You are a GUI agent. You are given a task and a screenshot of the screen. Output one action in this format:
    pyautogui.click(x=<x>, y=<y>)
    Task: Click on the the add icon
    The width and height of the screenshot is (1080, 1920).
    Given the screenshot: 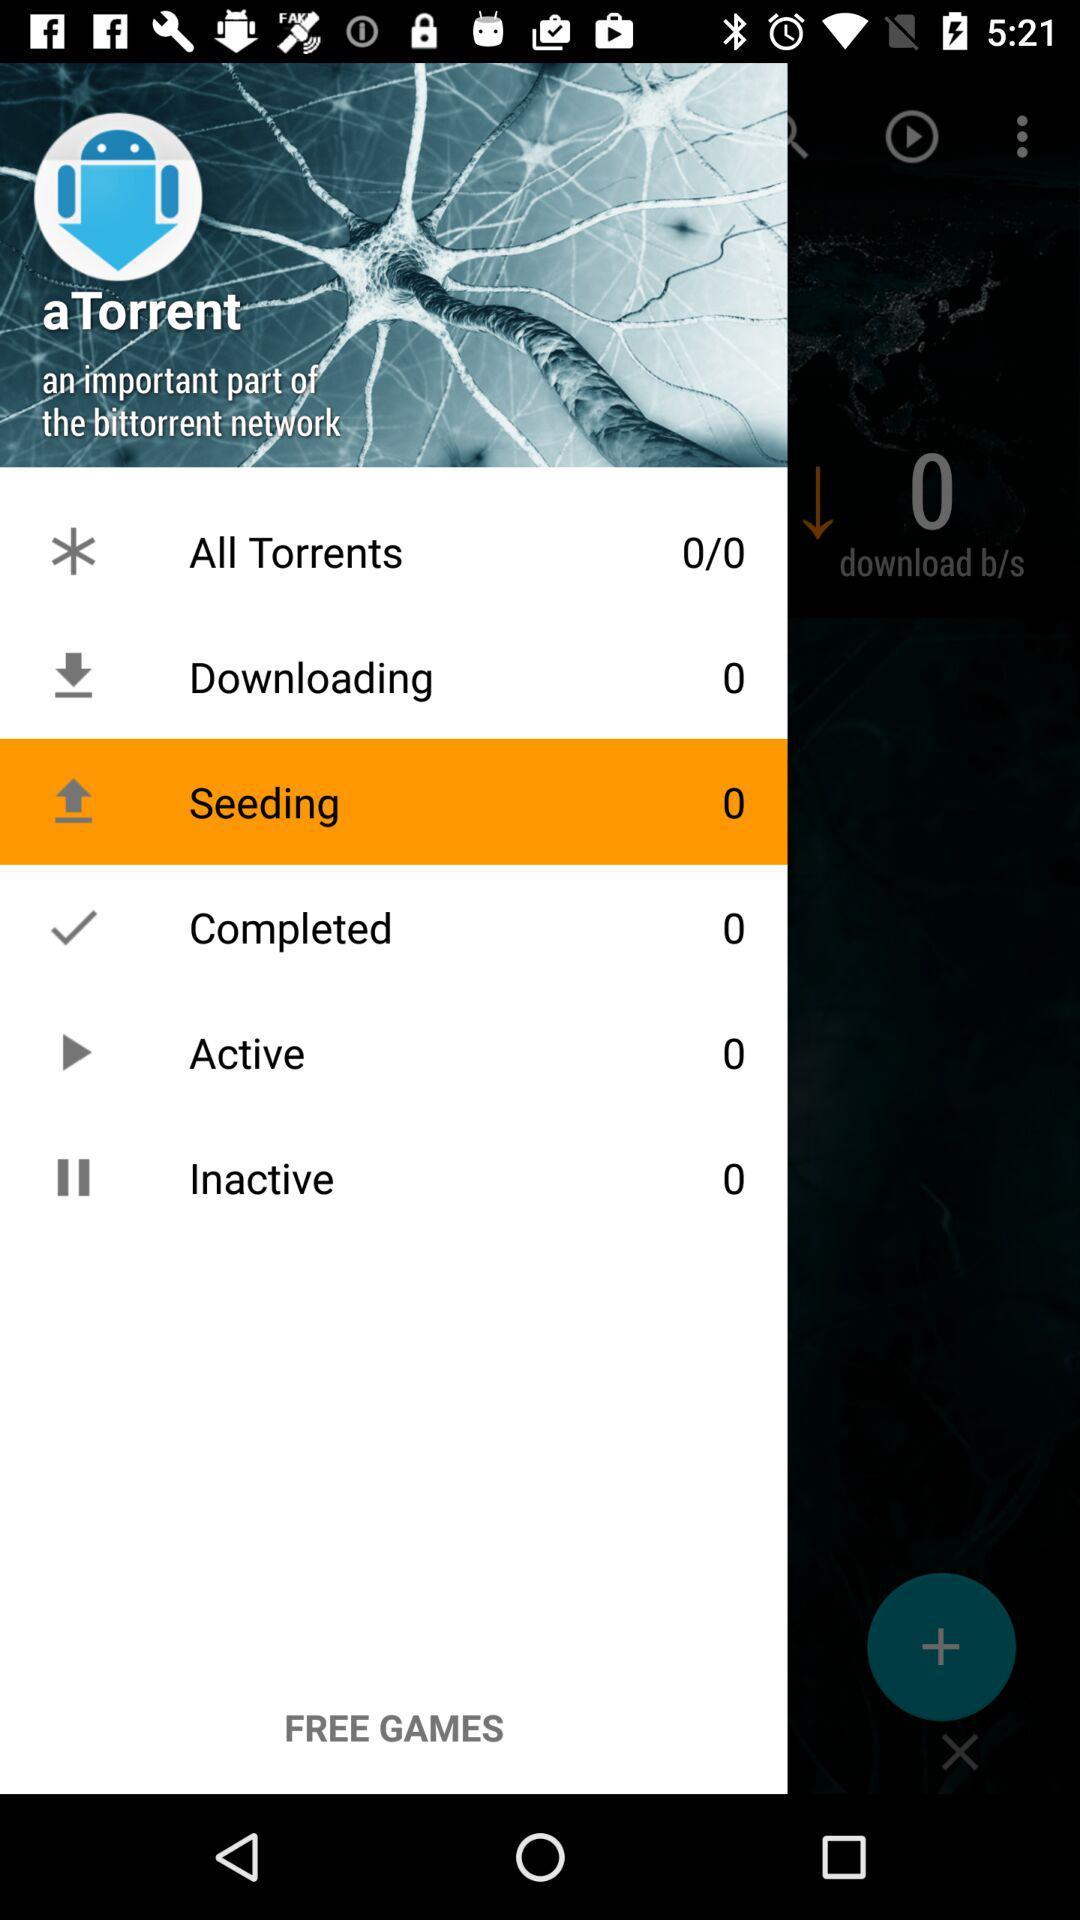 What is the action you would take?
    pyautogui.click(x=941, y=1654)
    